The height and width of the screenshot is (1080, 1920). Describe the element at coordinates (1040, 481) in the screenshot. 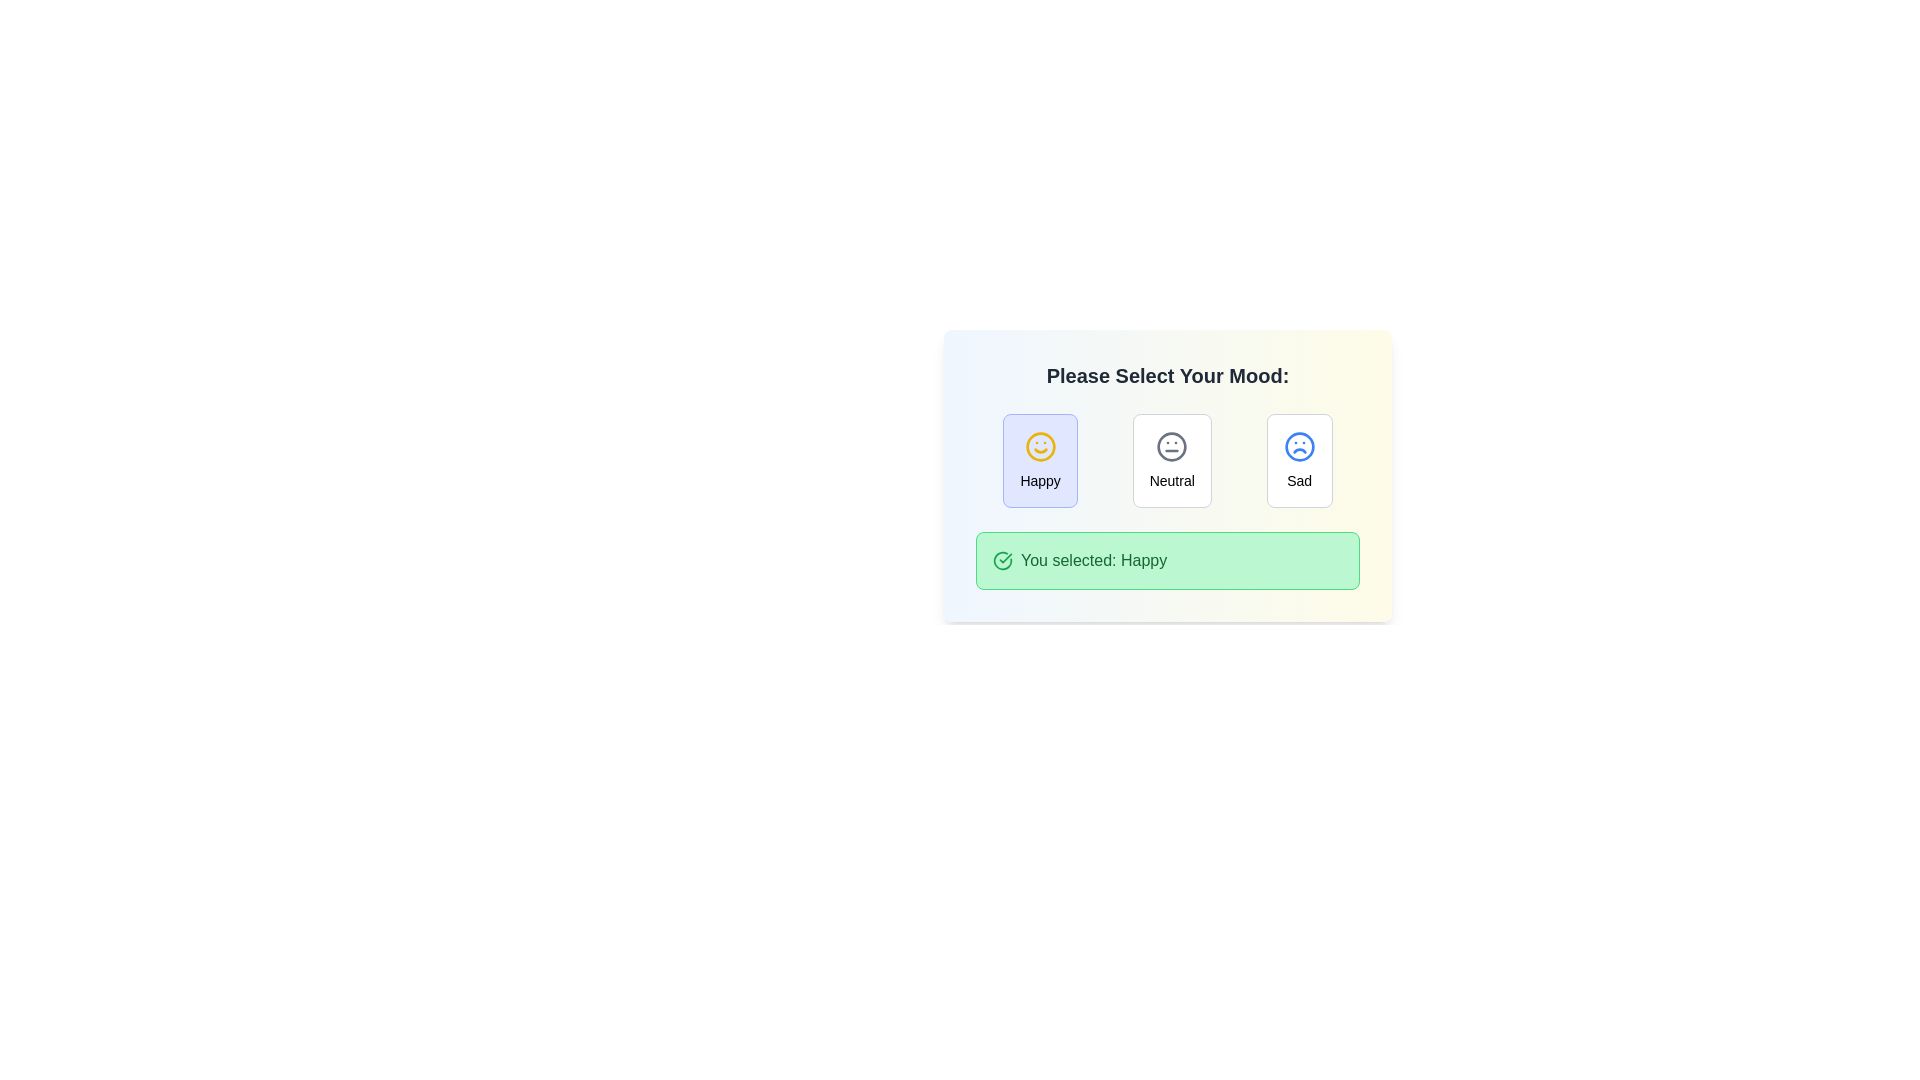

I see `the 'Happy' text label located directly below the yellow smiley icon in the mood selection interface` at that location.